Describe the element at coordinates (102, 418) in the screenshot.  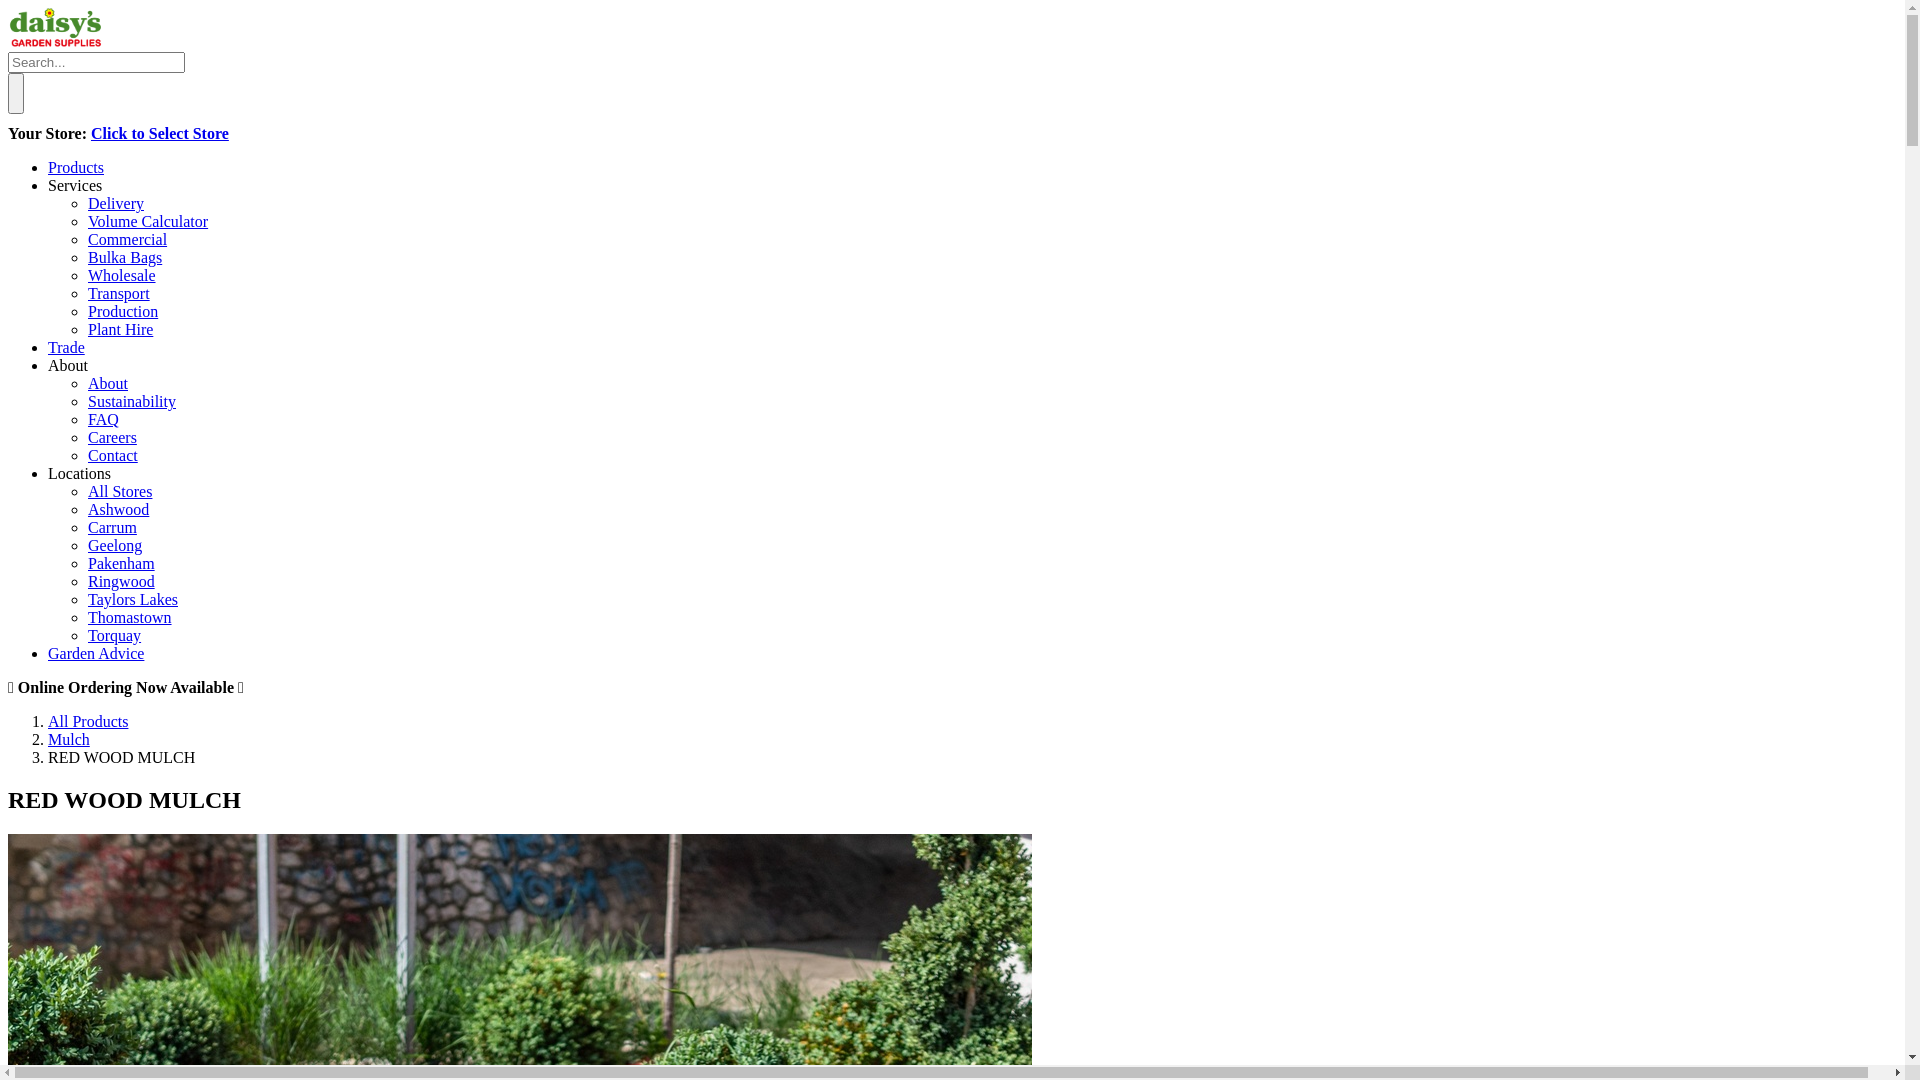
I see `'FAQ'` at that location.